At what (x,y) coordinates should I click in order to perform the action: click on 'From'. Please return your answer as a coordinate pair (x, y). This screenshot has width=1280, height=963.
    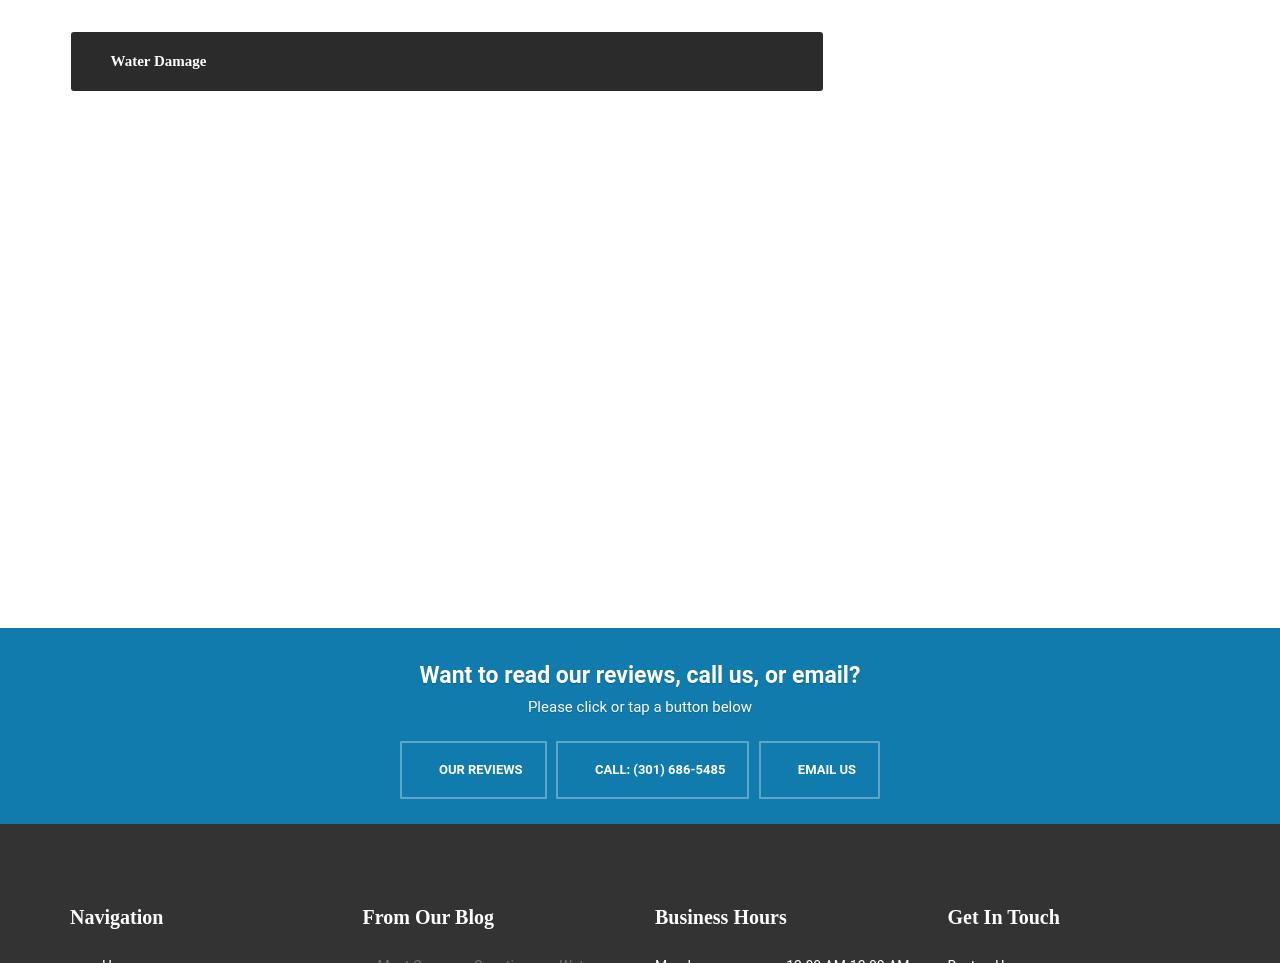
    Looking at the image, I should click on (385, 915).